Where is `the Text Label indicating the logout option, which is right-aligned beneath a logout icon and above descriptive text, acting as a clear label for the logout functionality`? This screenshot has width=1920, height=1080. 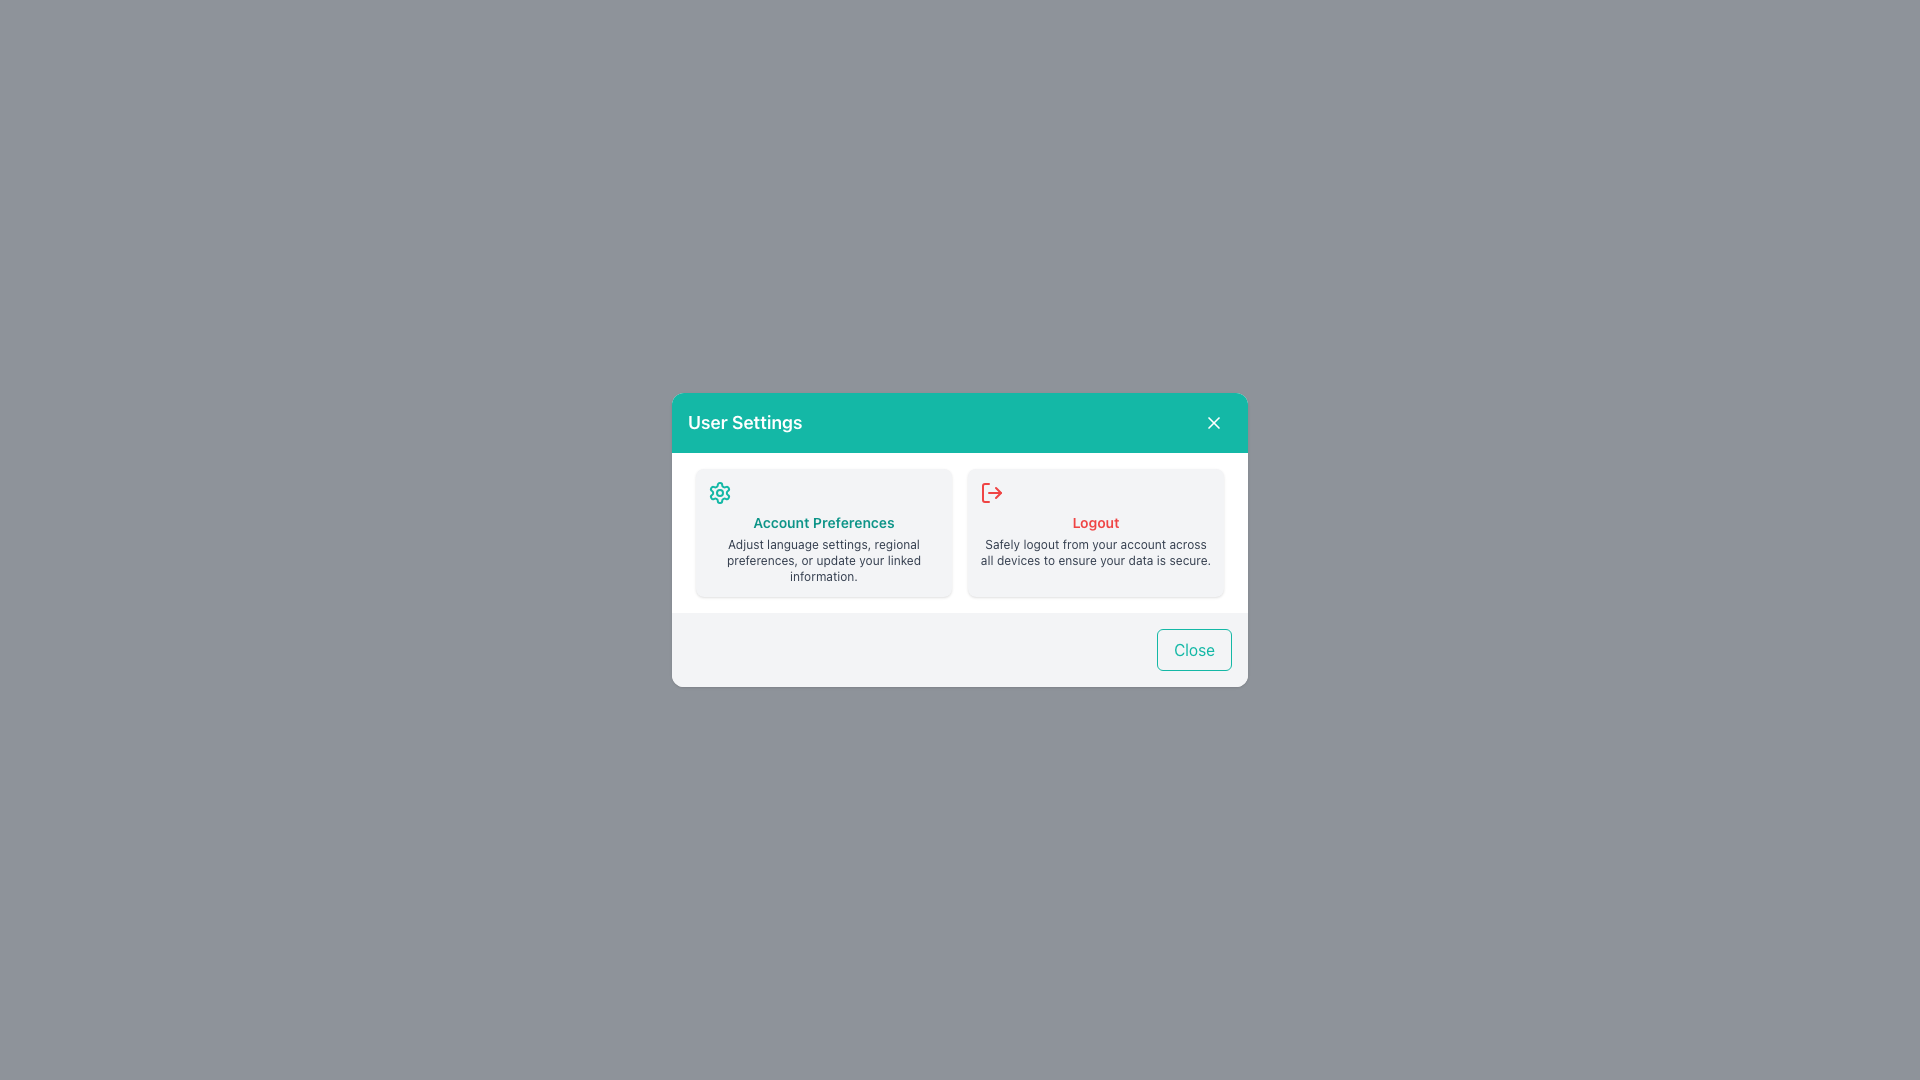 the Text Label indicating the logout option, which is right-aligned beneath a logout icon and above descriptive text, acting as a clear label for the logout functionality is located at coordinates (1094, 522).